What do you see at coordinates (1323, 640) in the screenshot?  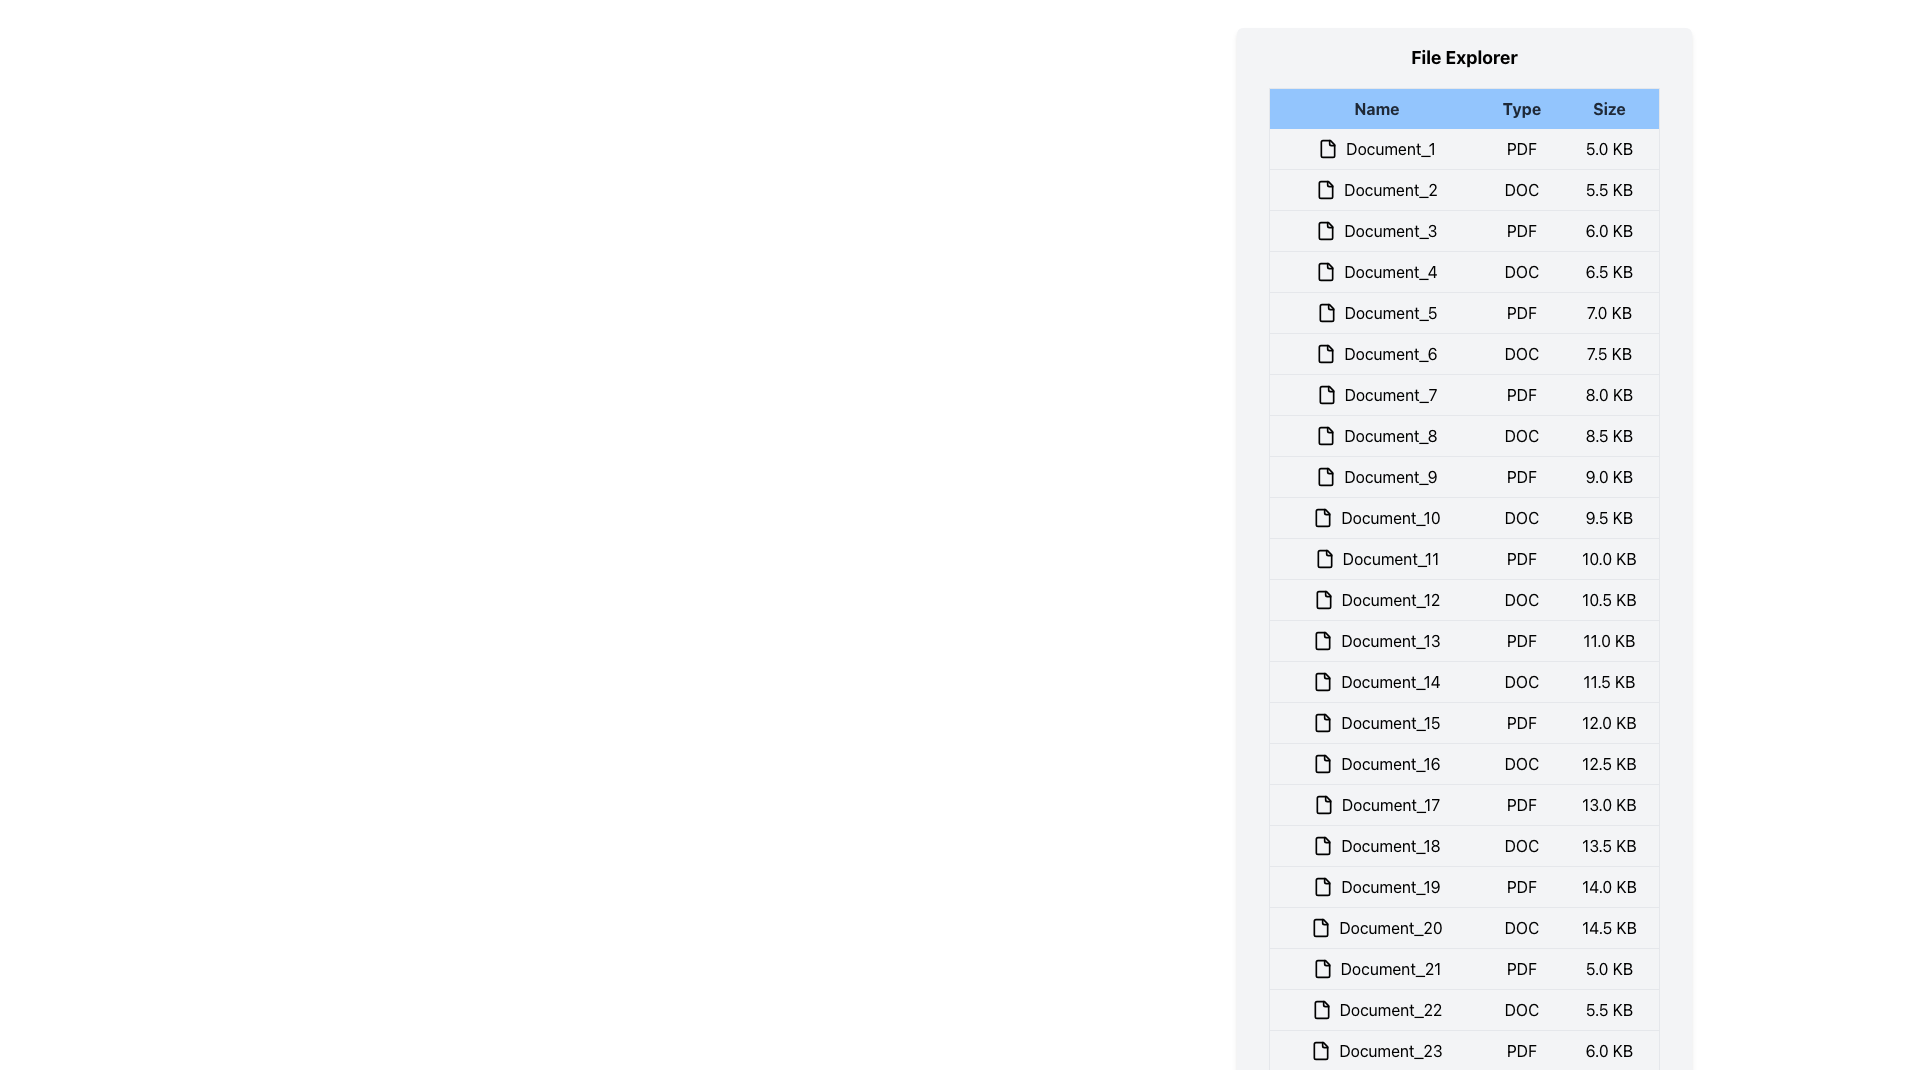 I see `the icon representing the file associated with 'Document_13' in the file explorer, located in the leftmost column of the table` at bounding box center [1323, 640].